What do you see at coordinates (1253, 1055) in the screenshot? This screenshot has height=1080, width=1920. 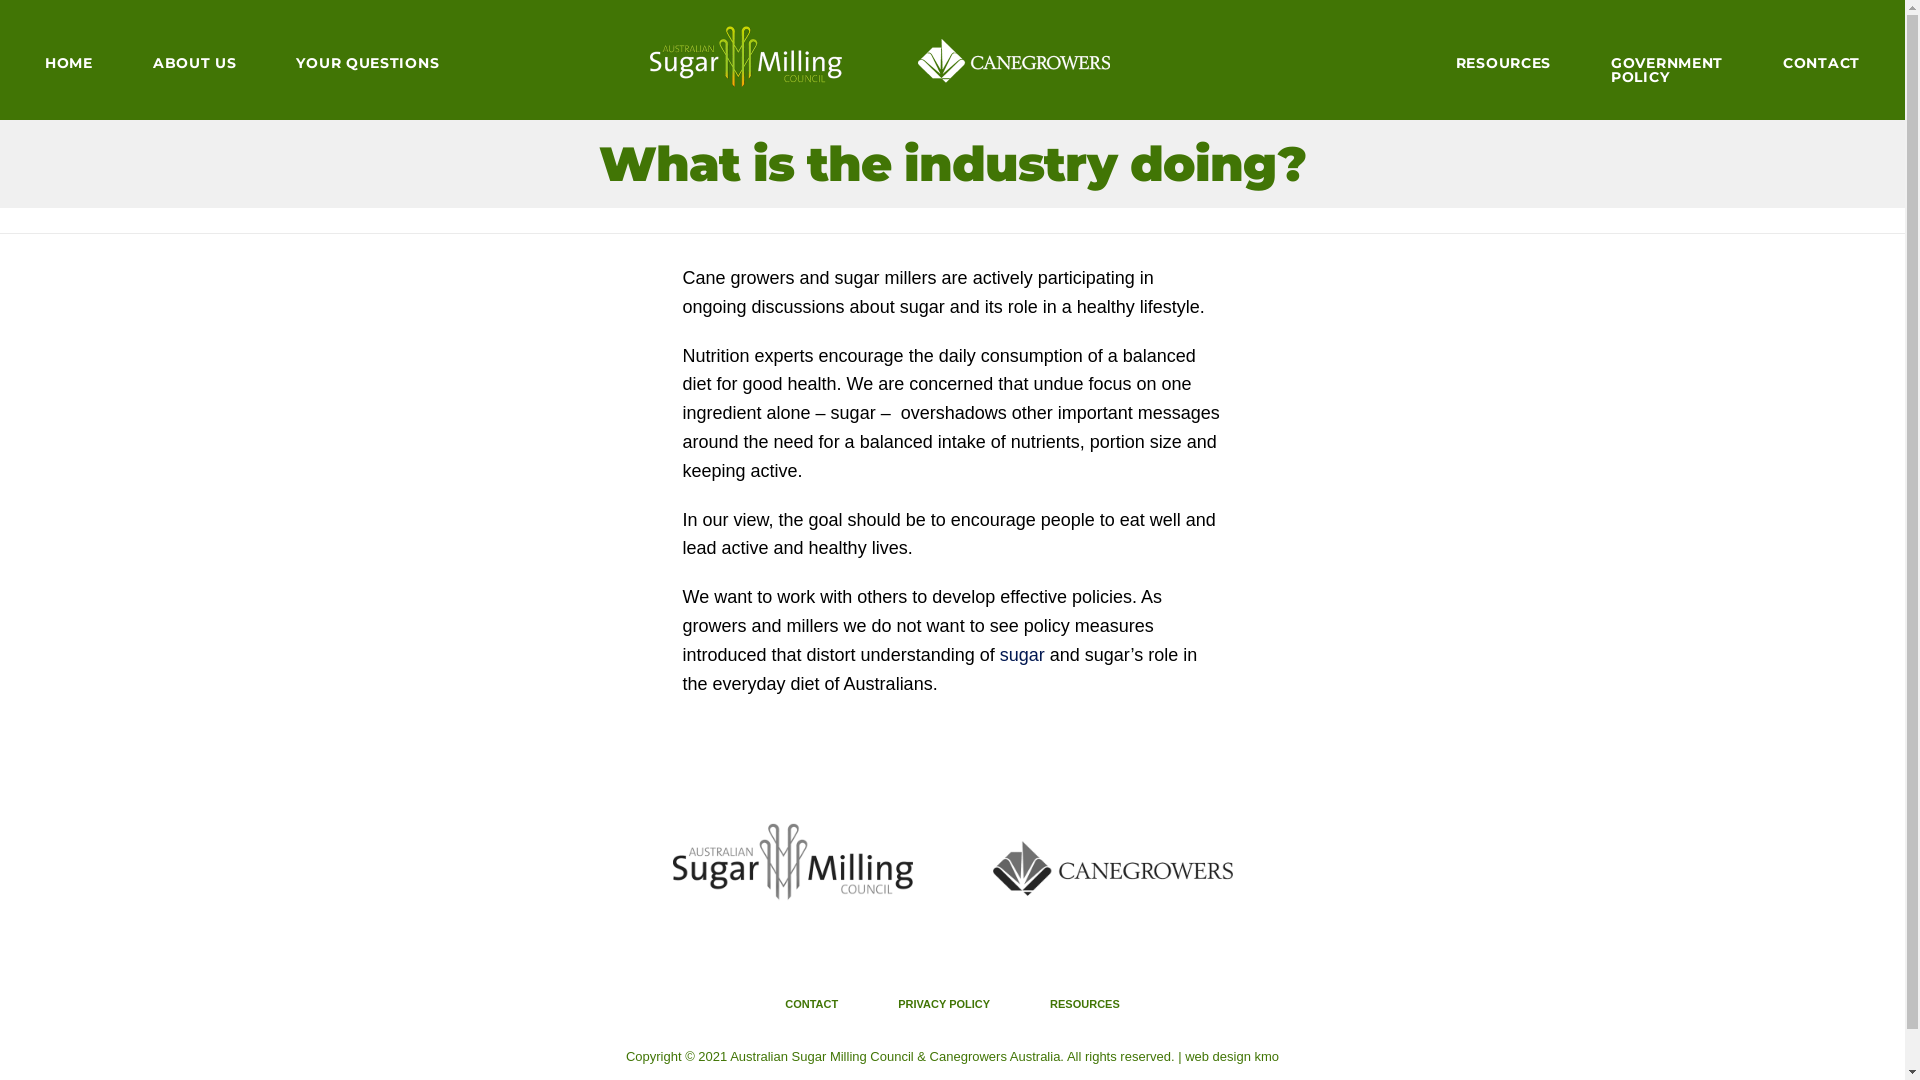 I see `'kmo'` at bounding box center [1253, 1055].